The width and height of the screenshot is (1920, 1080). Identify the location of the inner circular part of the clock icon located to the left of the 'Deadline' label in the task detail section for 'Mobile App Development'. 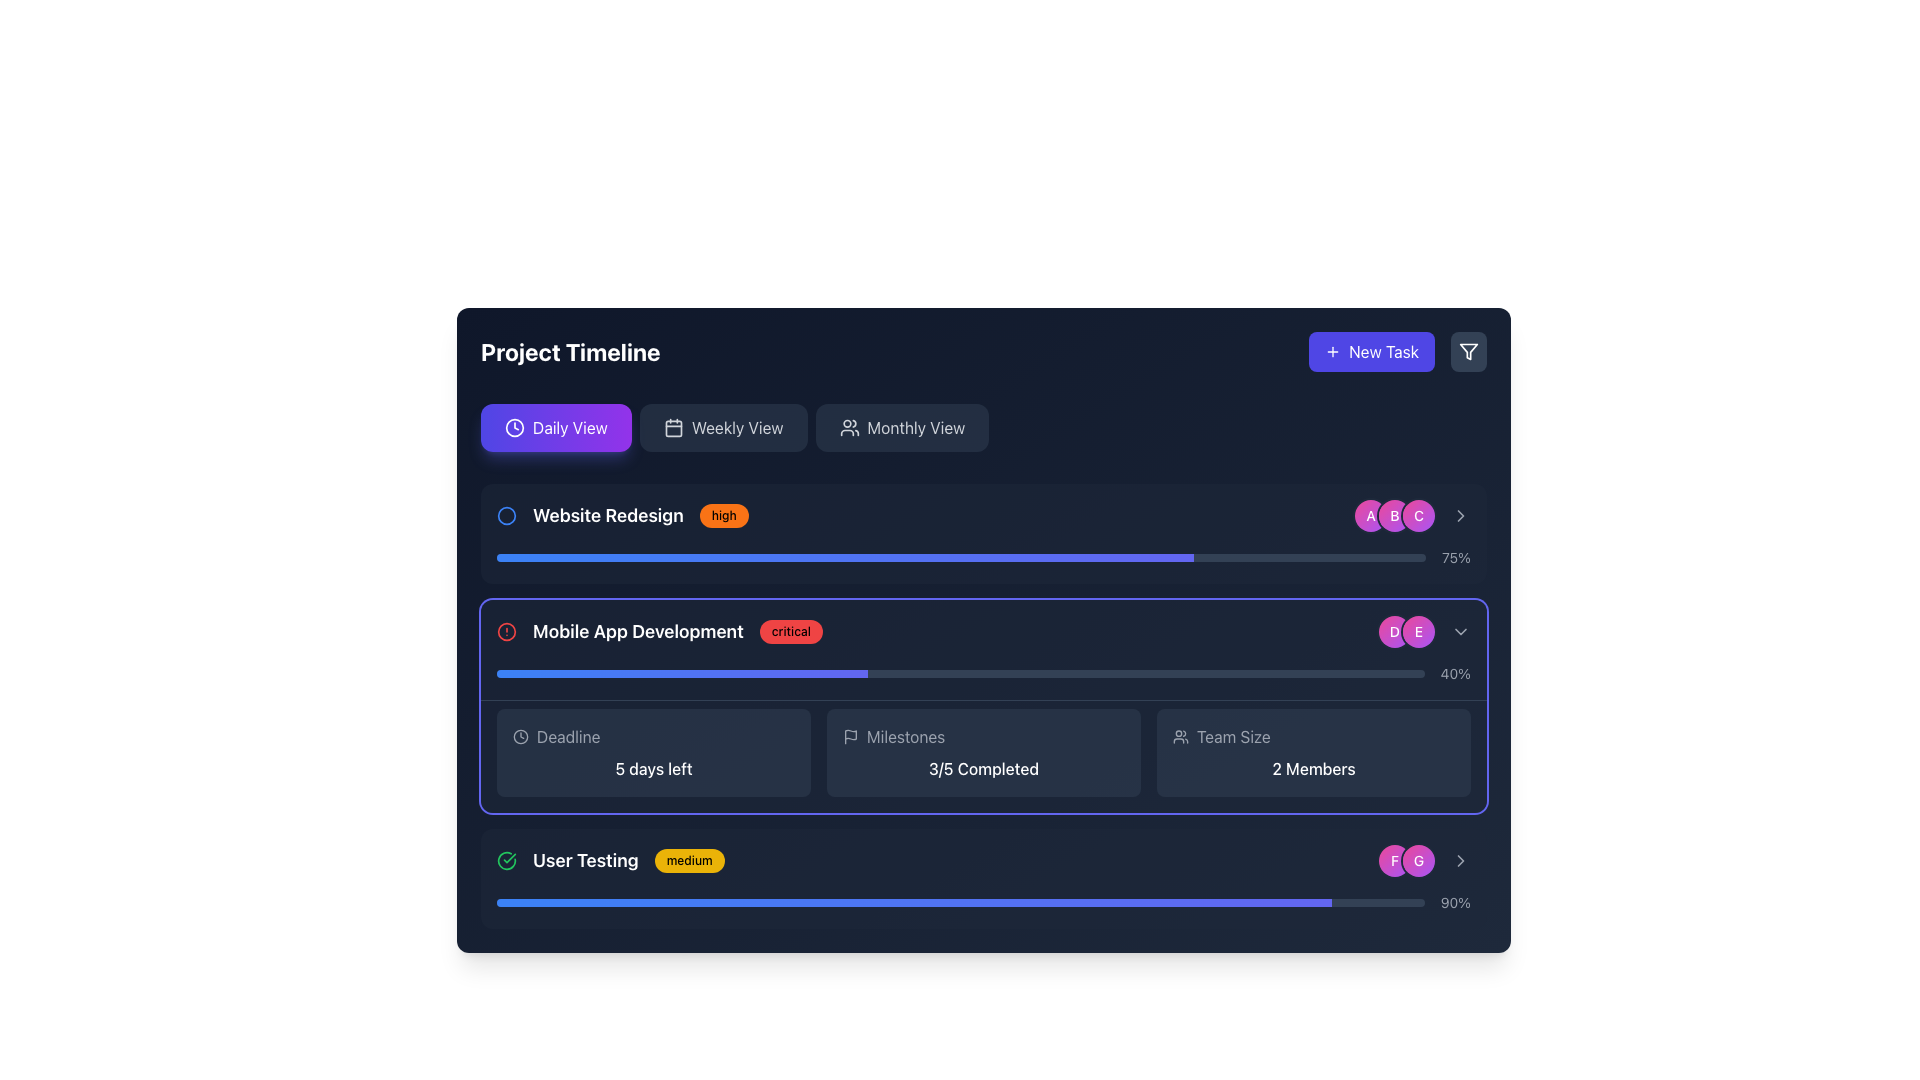
(514, 427).